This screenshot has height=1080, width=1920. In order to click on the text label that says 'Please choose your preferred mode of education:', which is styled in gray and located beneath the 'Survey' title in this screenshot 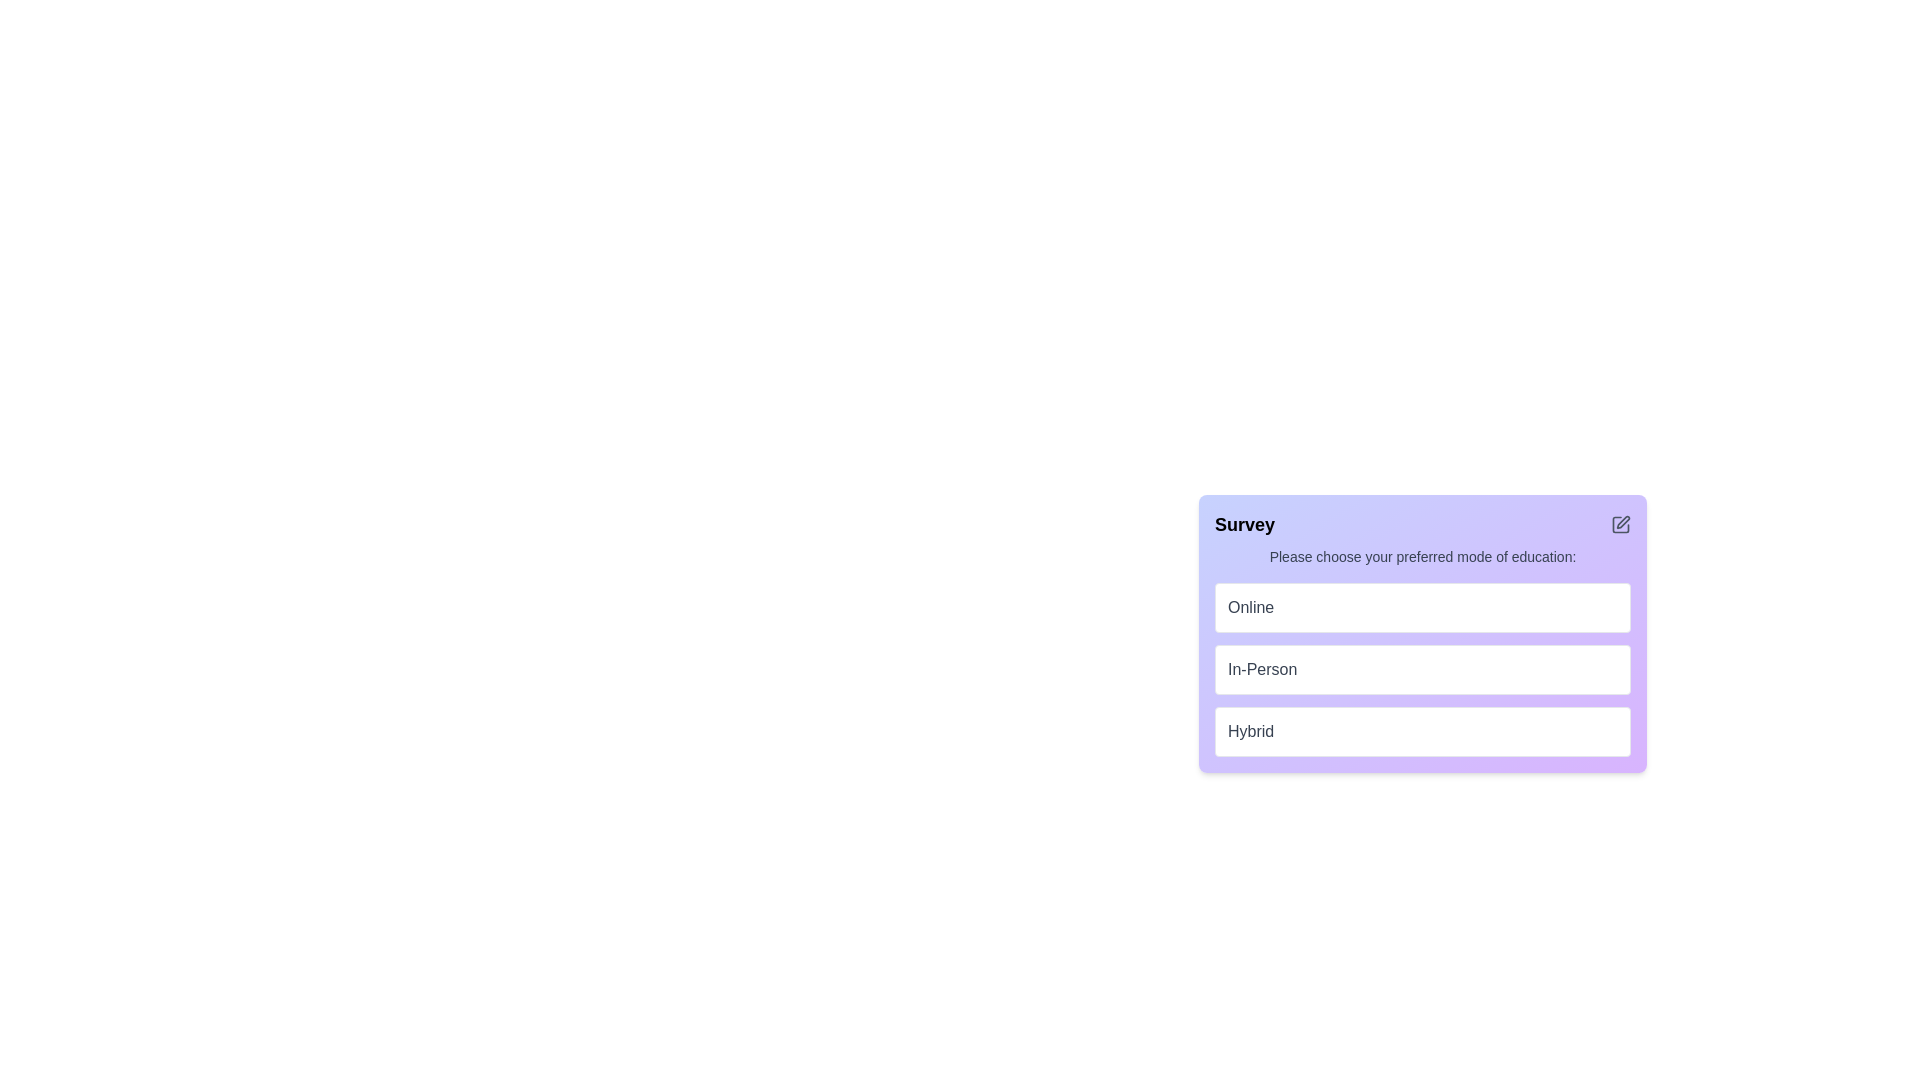, I will do `click(1421, 556)`.